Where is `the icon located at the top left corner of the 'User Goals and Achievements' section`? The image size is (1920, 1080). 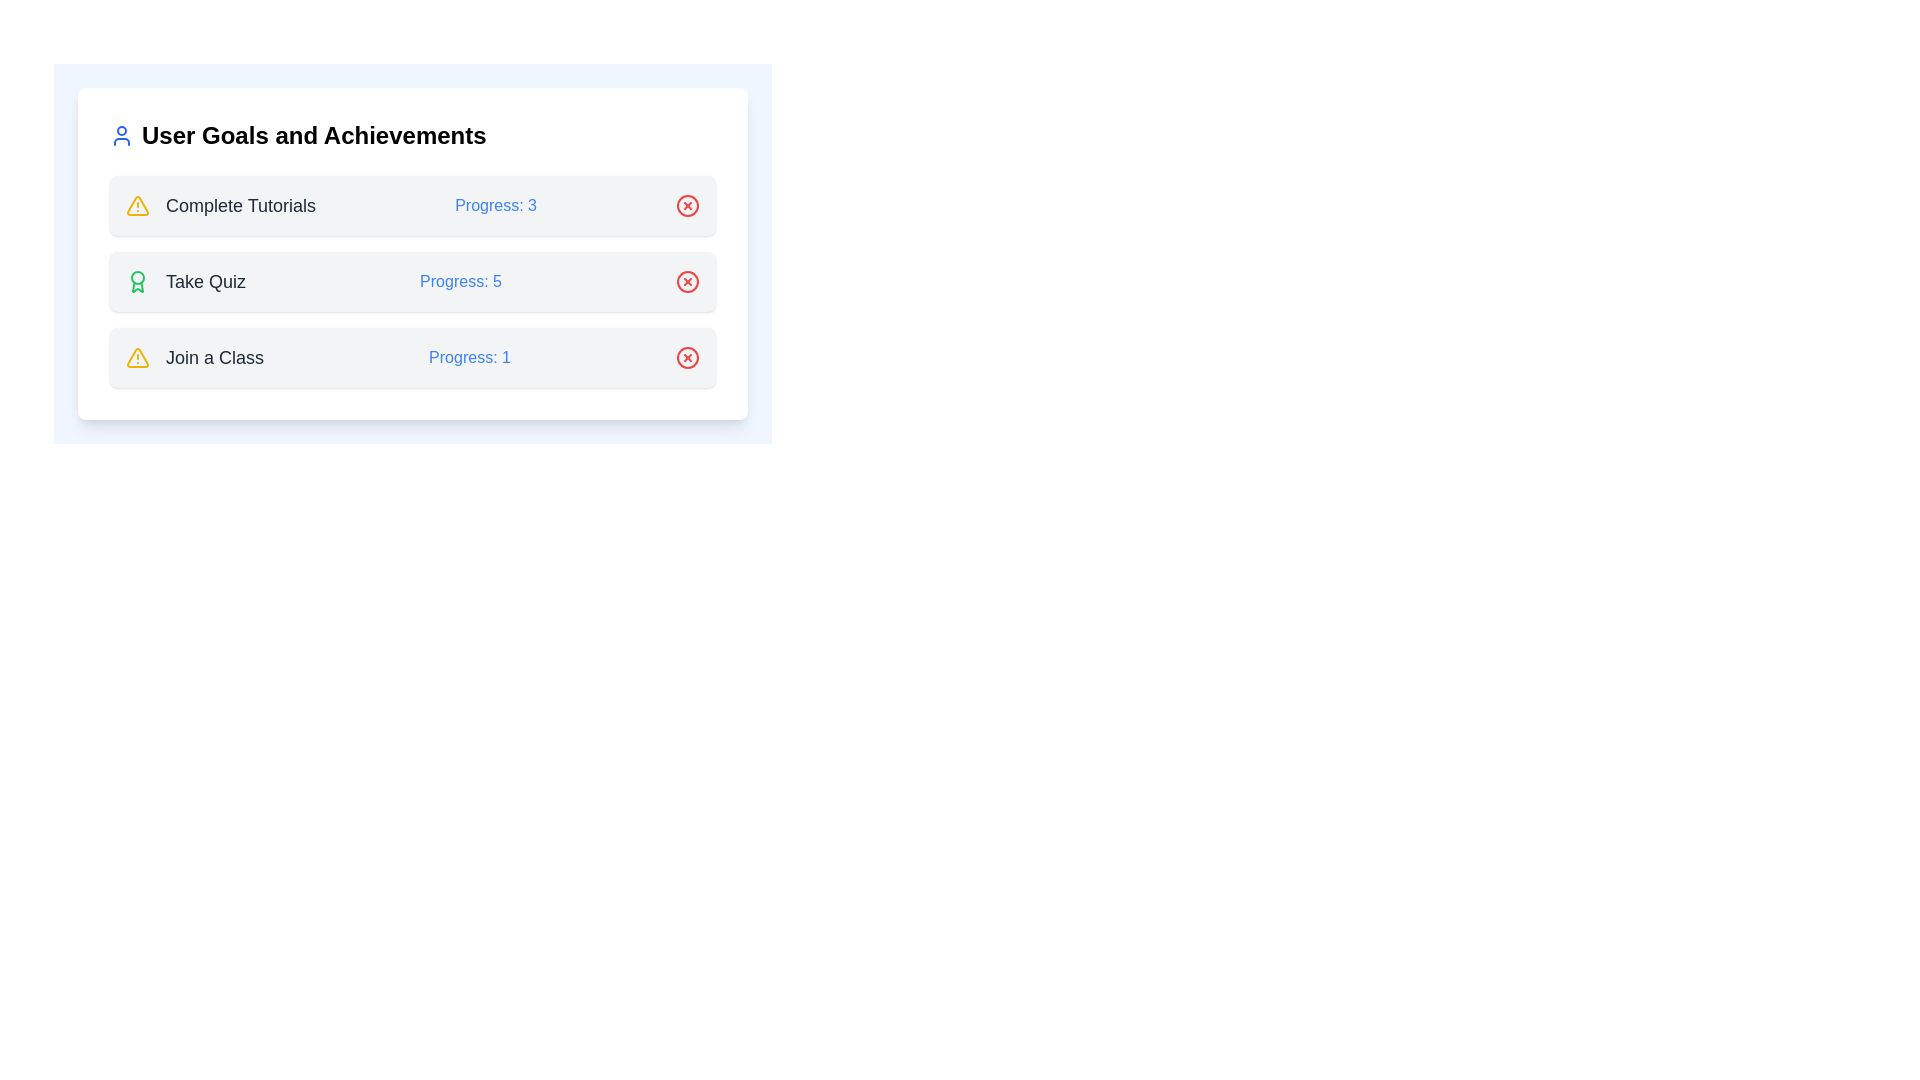
the icon located at the top left corner of the 'User Goals and Achievements' section is located at coordinates (120, 135).